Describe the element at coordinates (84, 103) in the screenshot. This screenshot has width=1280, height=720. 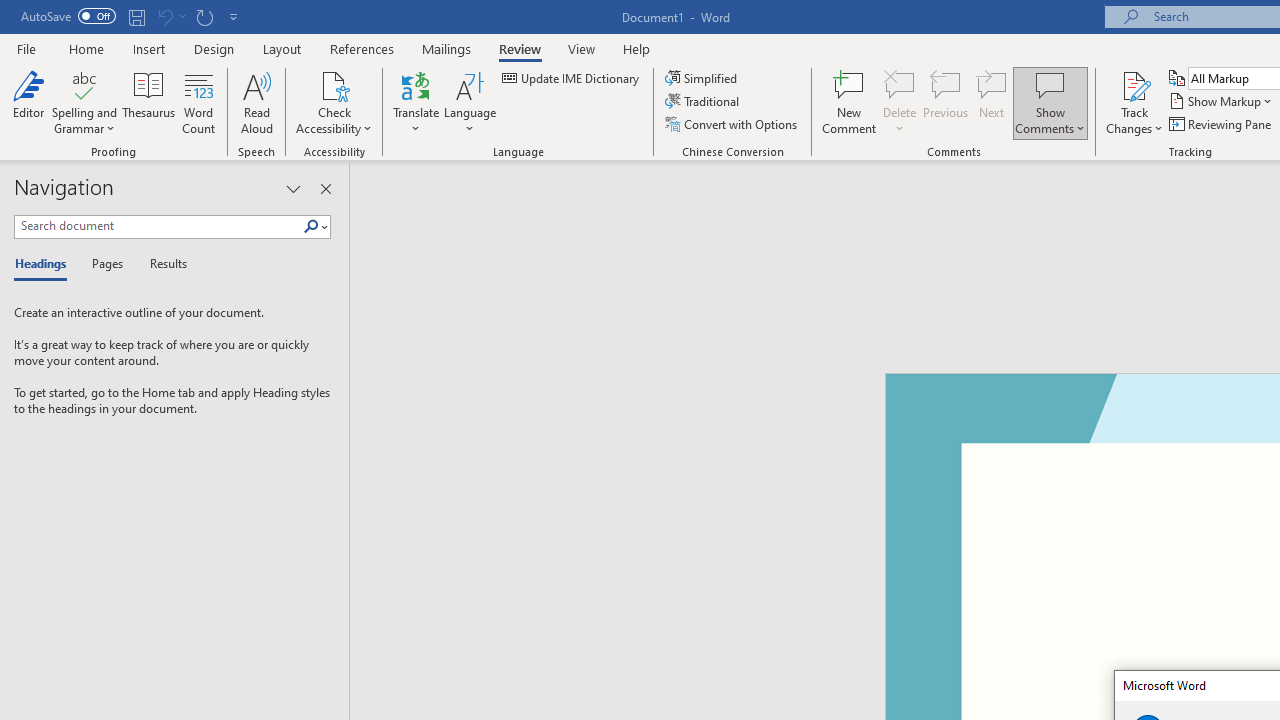
I see `'Spelling and Grammar'` at that location.